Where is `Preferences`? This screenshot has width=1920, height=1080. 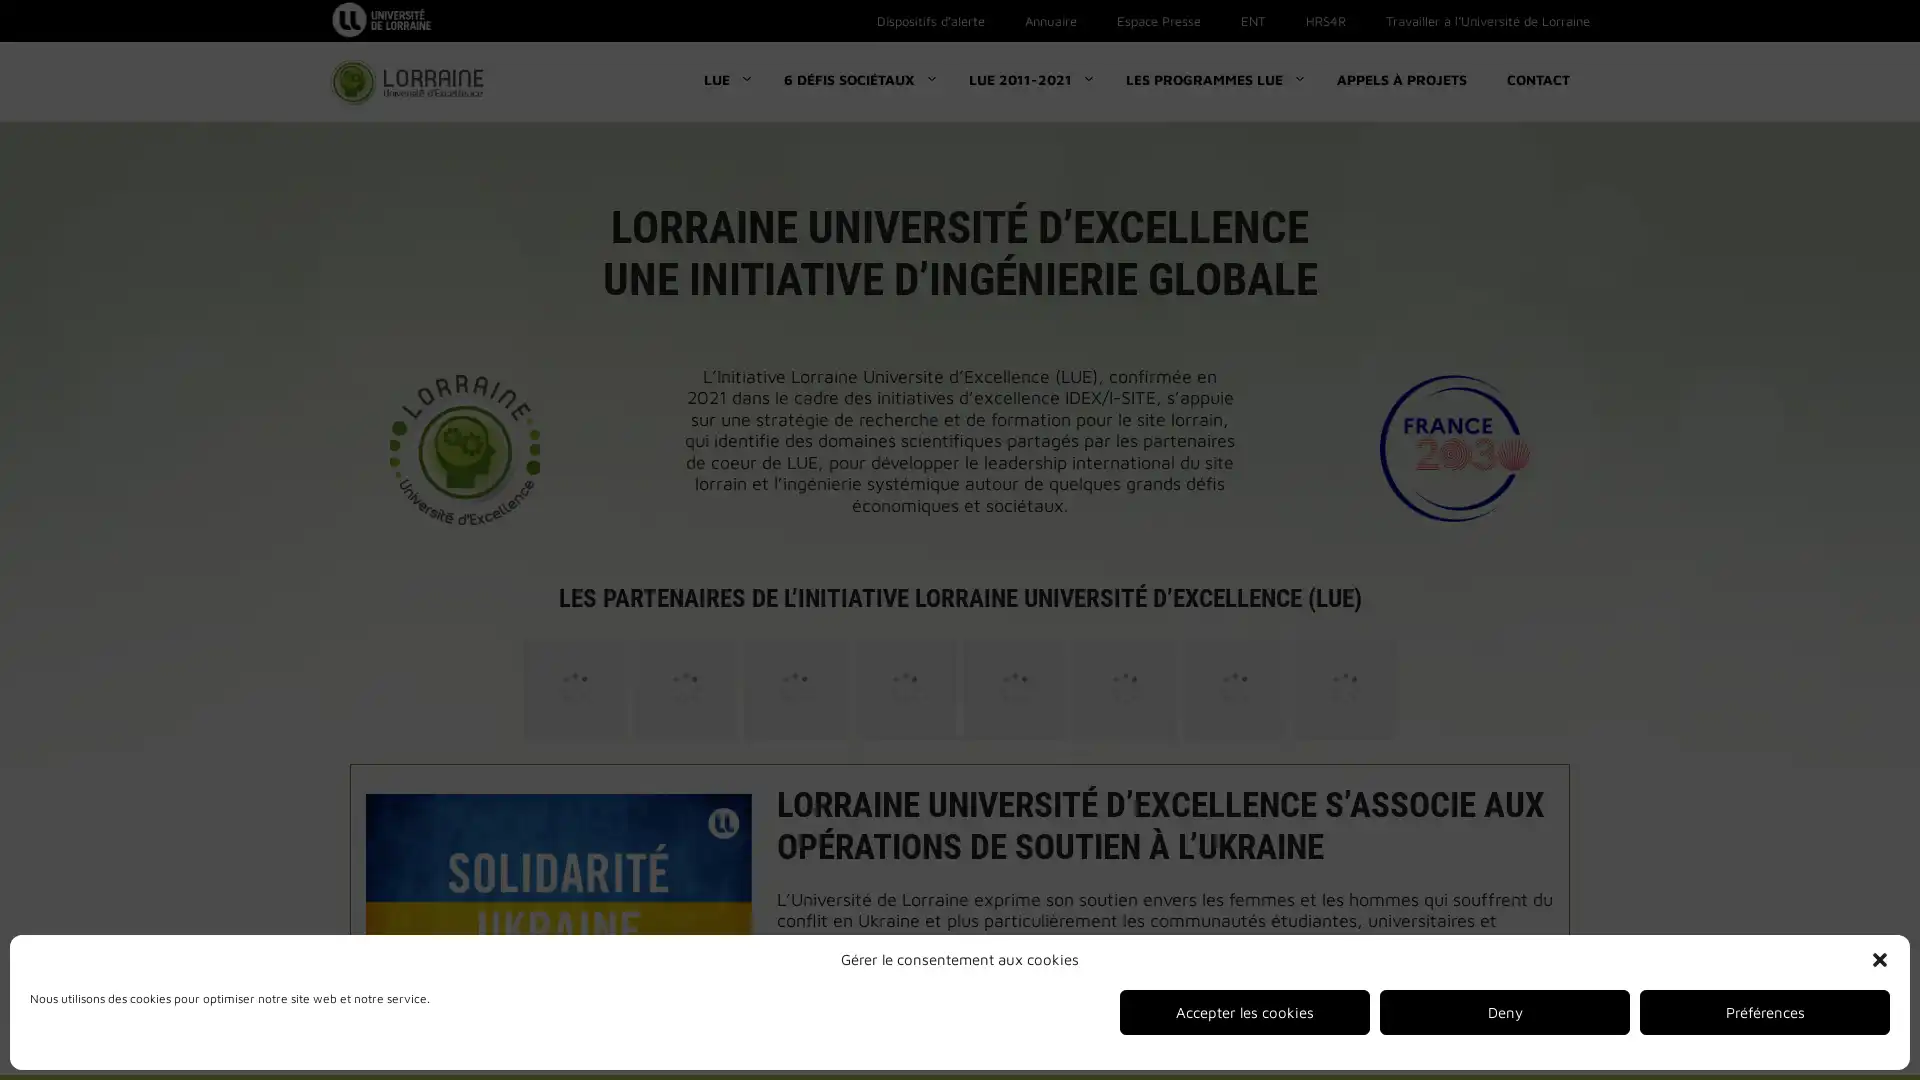 Preferences is located at coordinates (1765, 1012).